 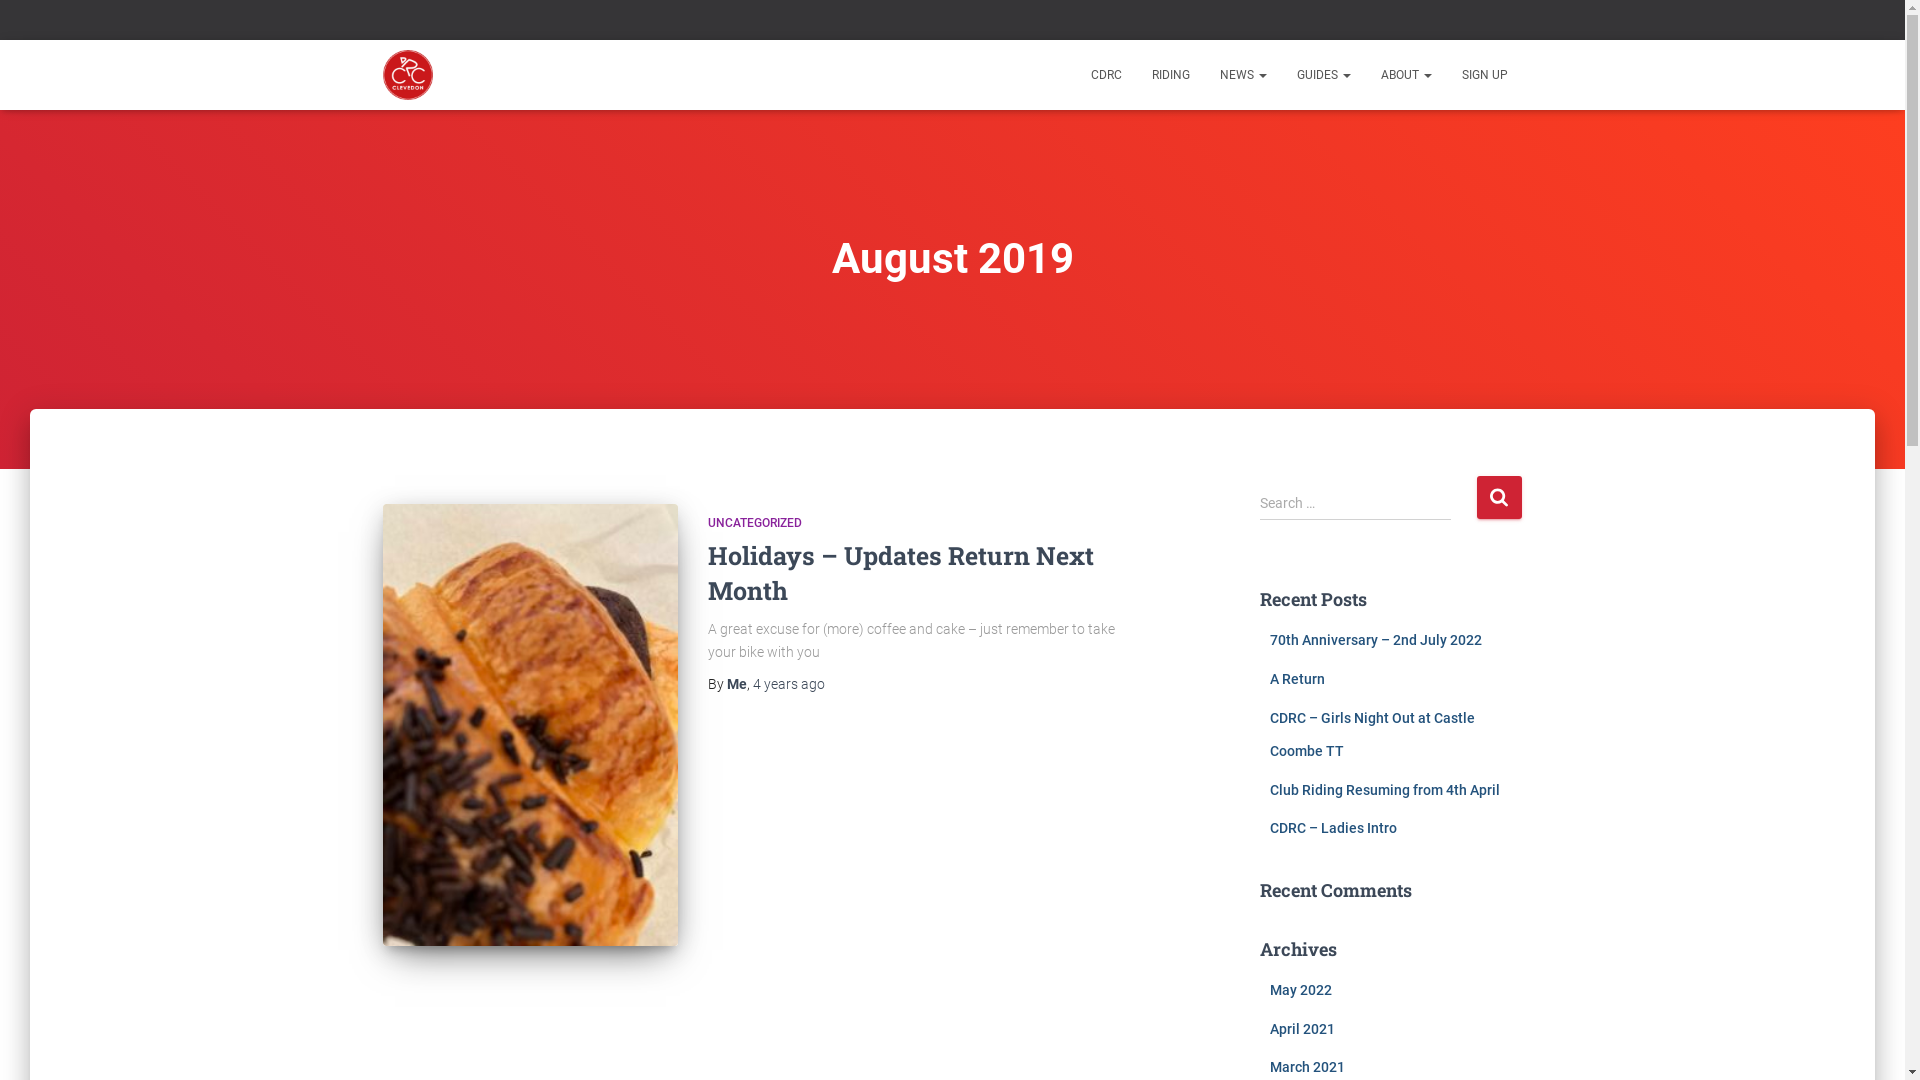 I want to click on 'April 2021', so click(x=1302, y=1029).